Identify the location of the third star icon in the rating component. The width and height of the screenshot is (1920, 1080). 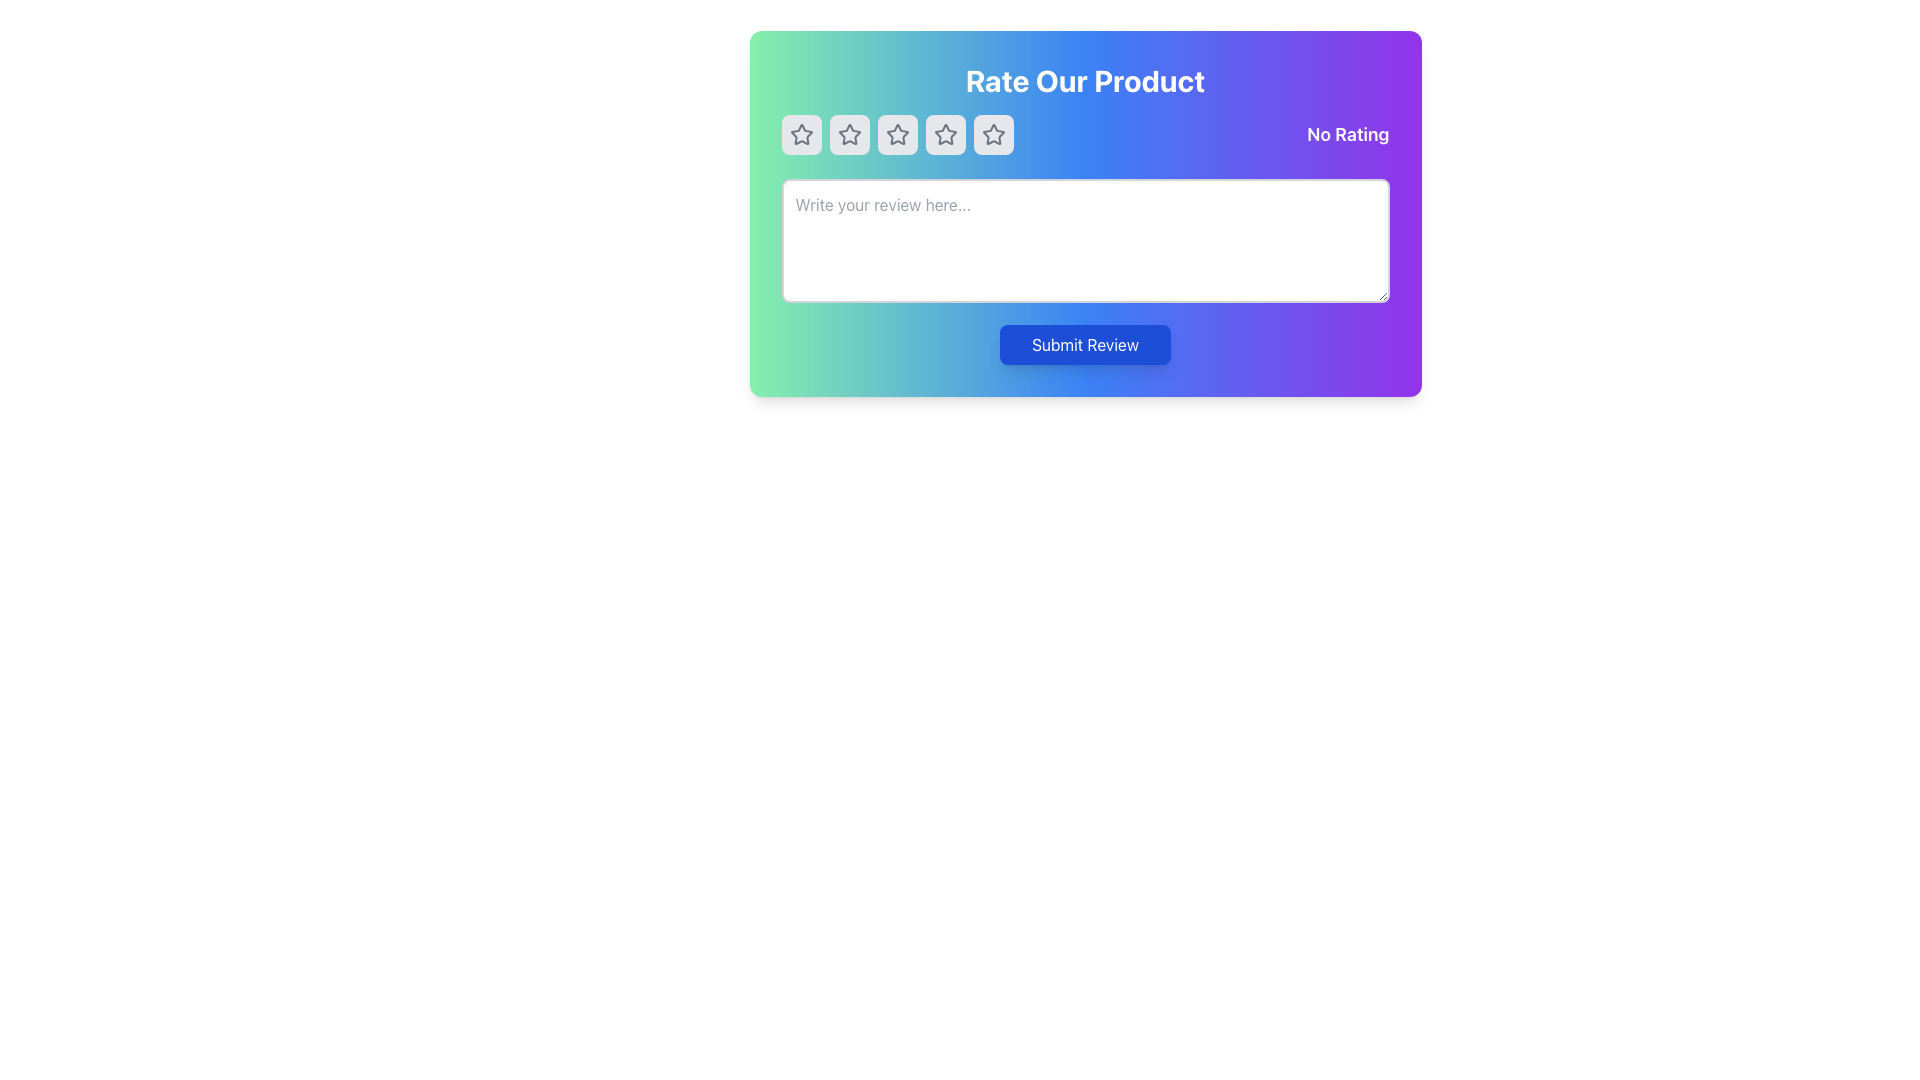
(944, 135).